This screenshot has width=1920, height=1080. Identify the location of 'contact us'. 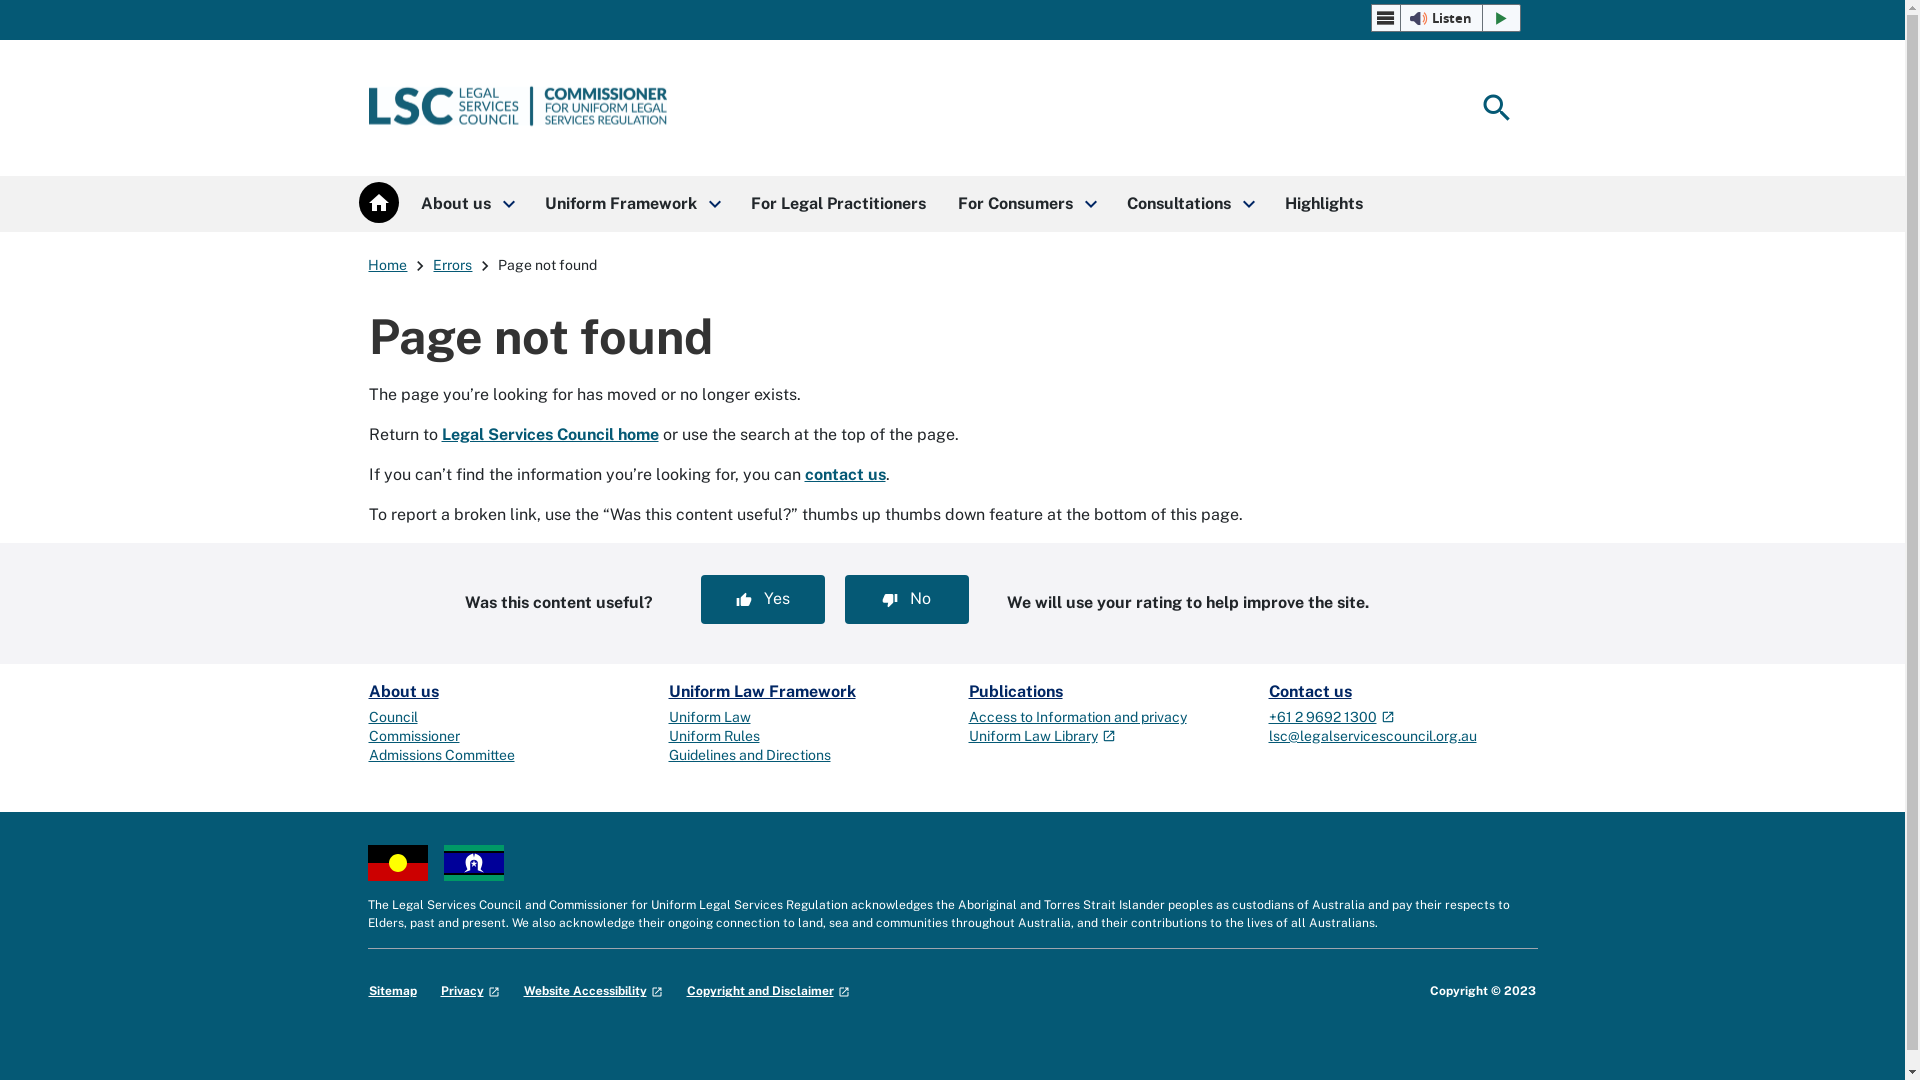
(844, 474).